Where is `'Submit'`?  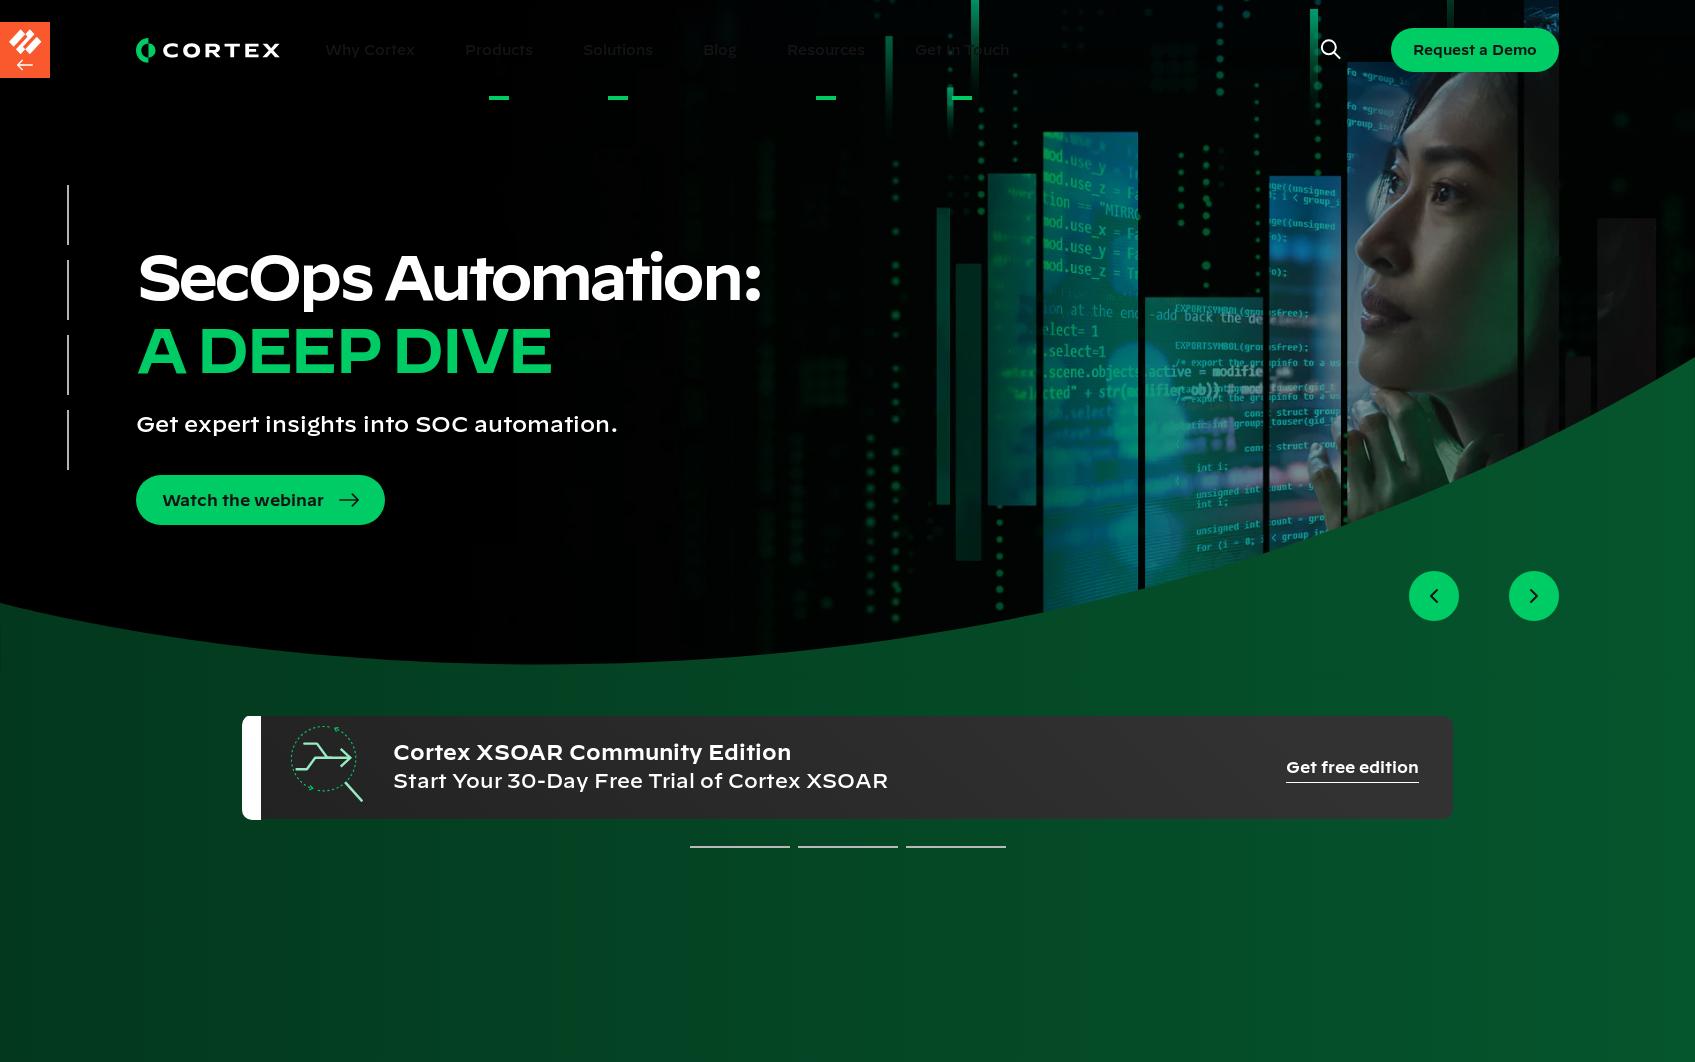
'Submit' is located at coordinates (234, 905).